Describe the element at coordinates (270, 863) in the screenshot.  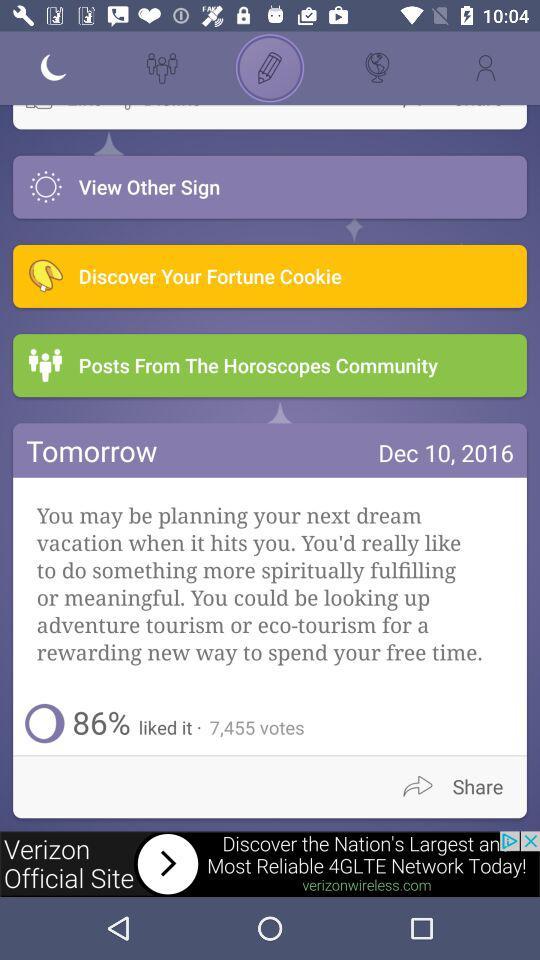
I see `click advertisement` at that location.